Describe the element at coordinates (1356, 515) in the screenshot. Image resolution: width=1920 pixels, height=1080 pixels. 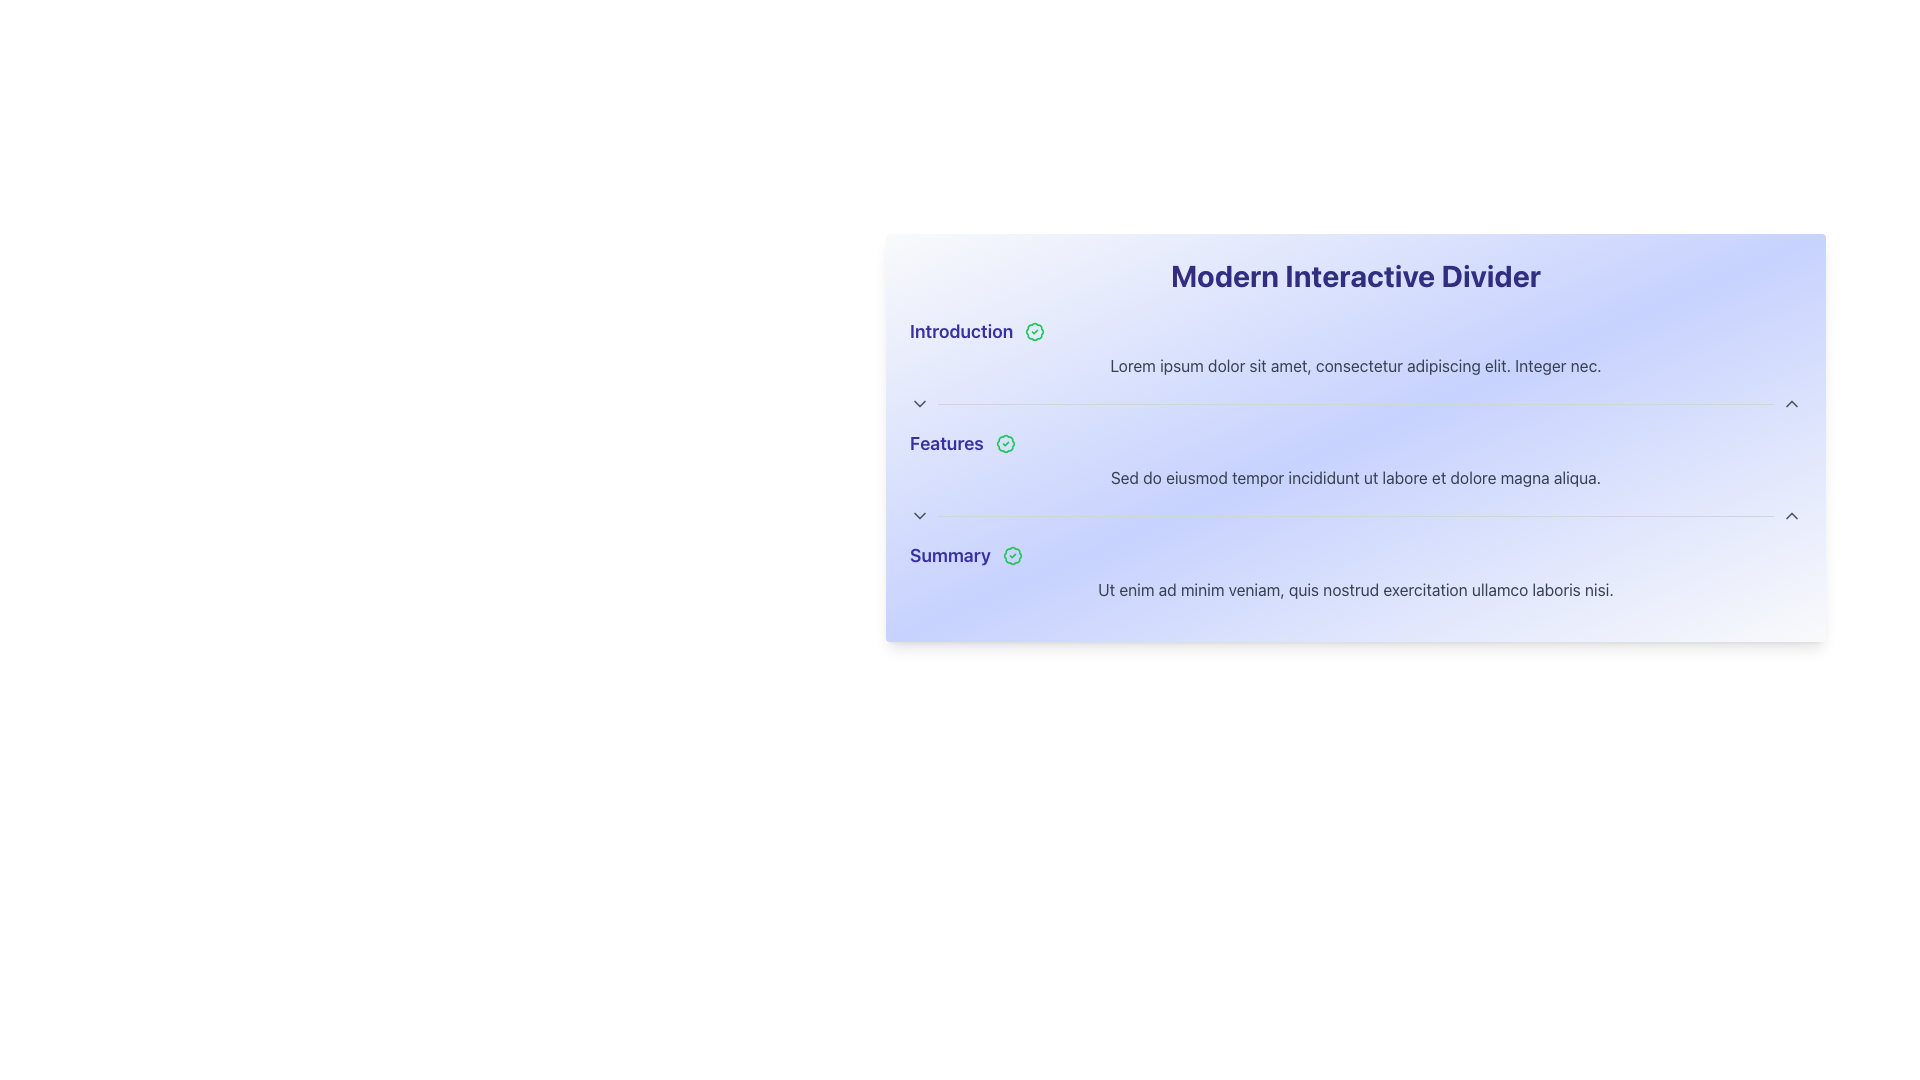
I see `the right arrow on the Horizontal Divider with Interactive Controls` at that location.